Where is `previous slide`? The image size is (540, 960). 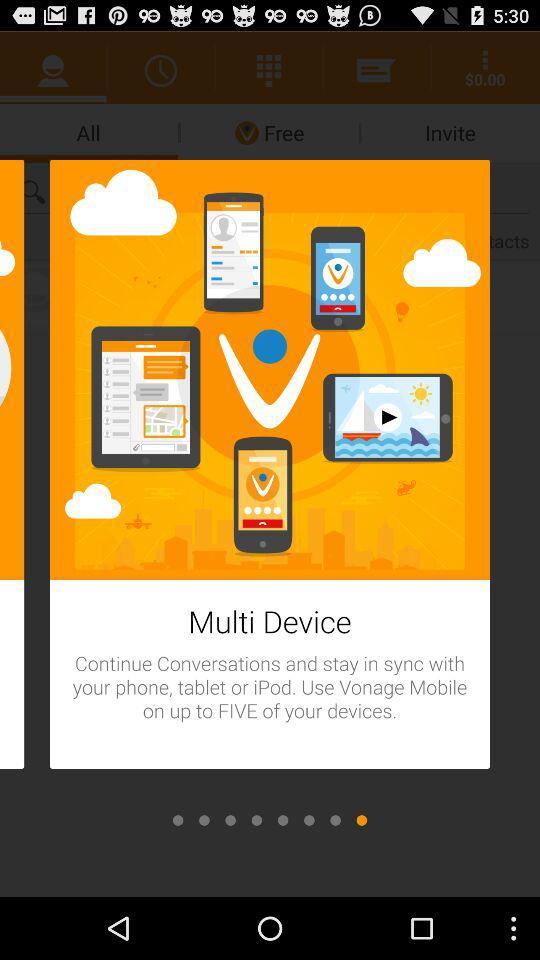 previous slide is located at coordinates (335, 820).